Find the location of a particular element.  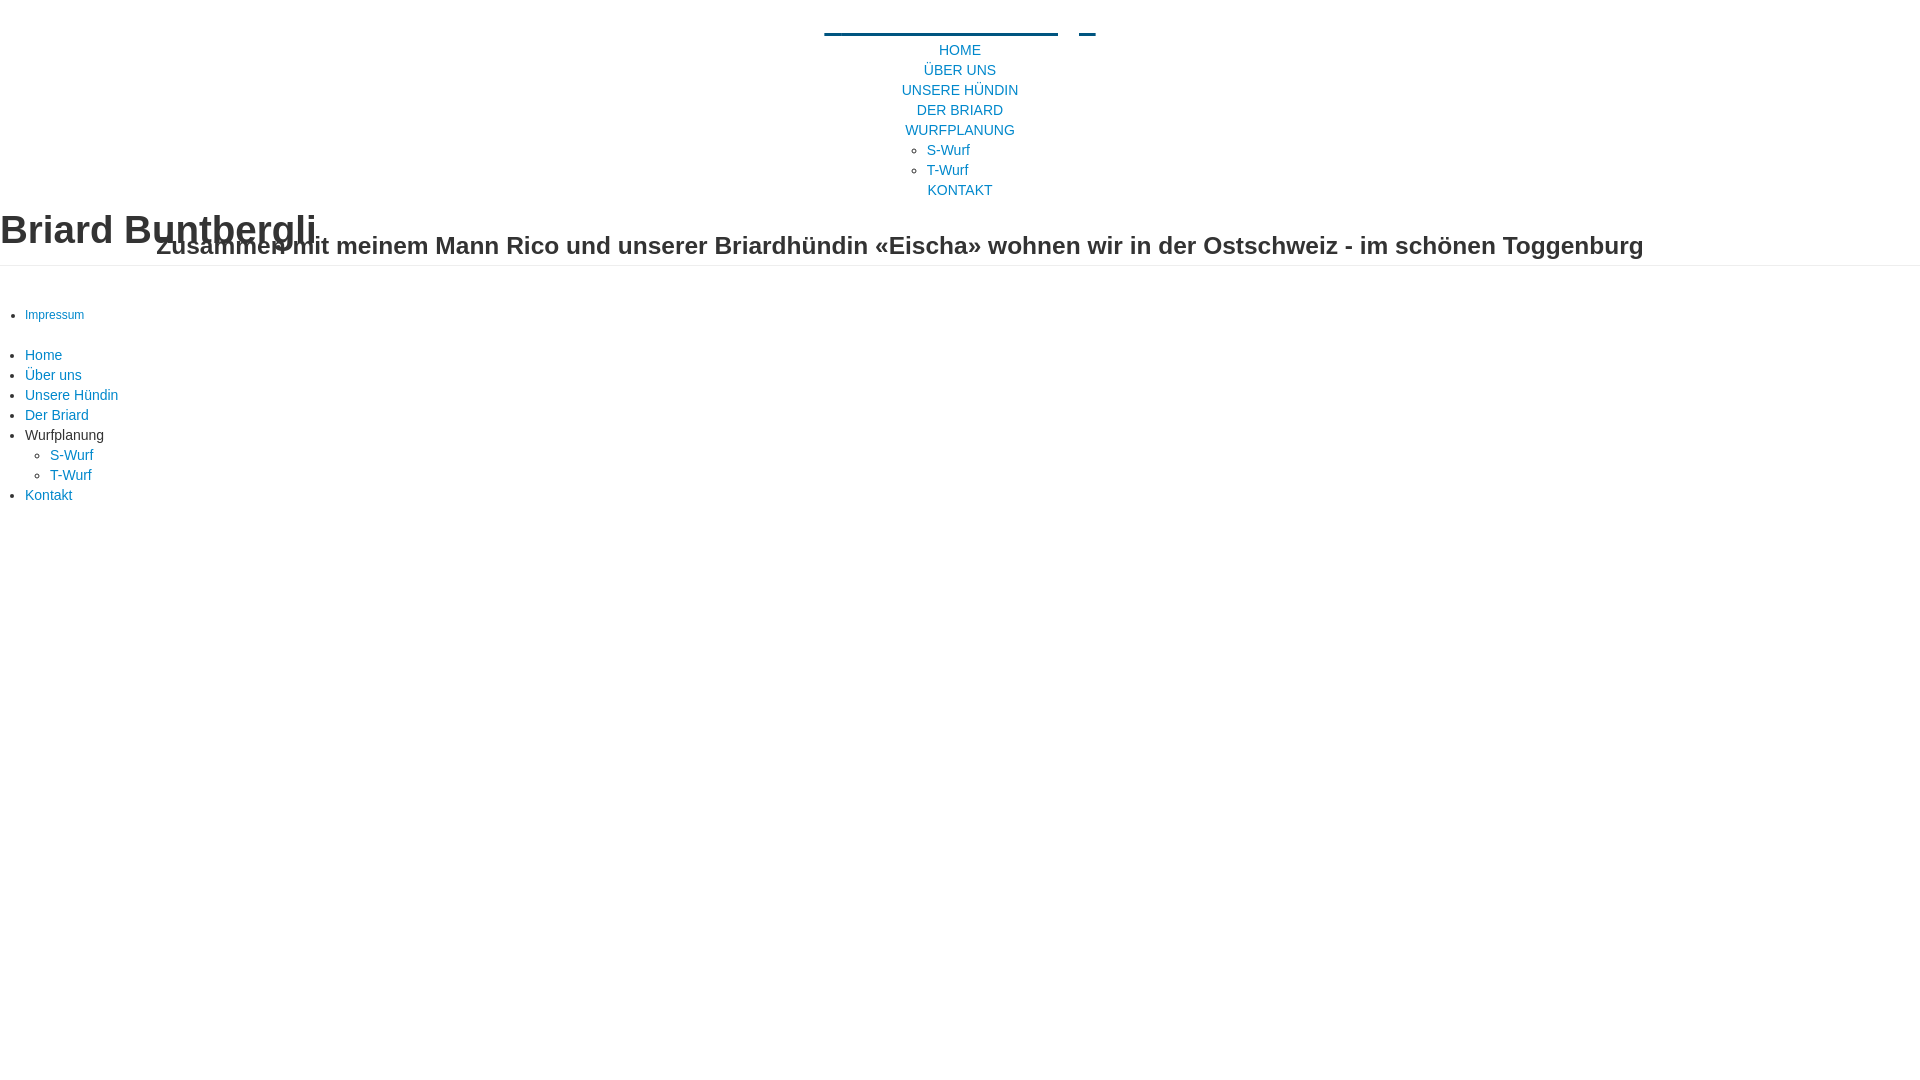

'S-Wurf' is located at coordinates (71, 455).